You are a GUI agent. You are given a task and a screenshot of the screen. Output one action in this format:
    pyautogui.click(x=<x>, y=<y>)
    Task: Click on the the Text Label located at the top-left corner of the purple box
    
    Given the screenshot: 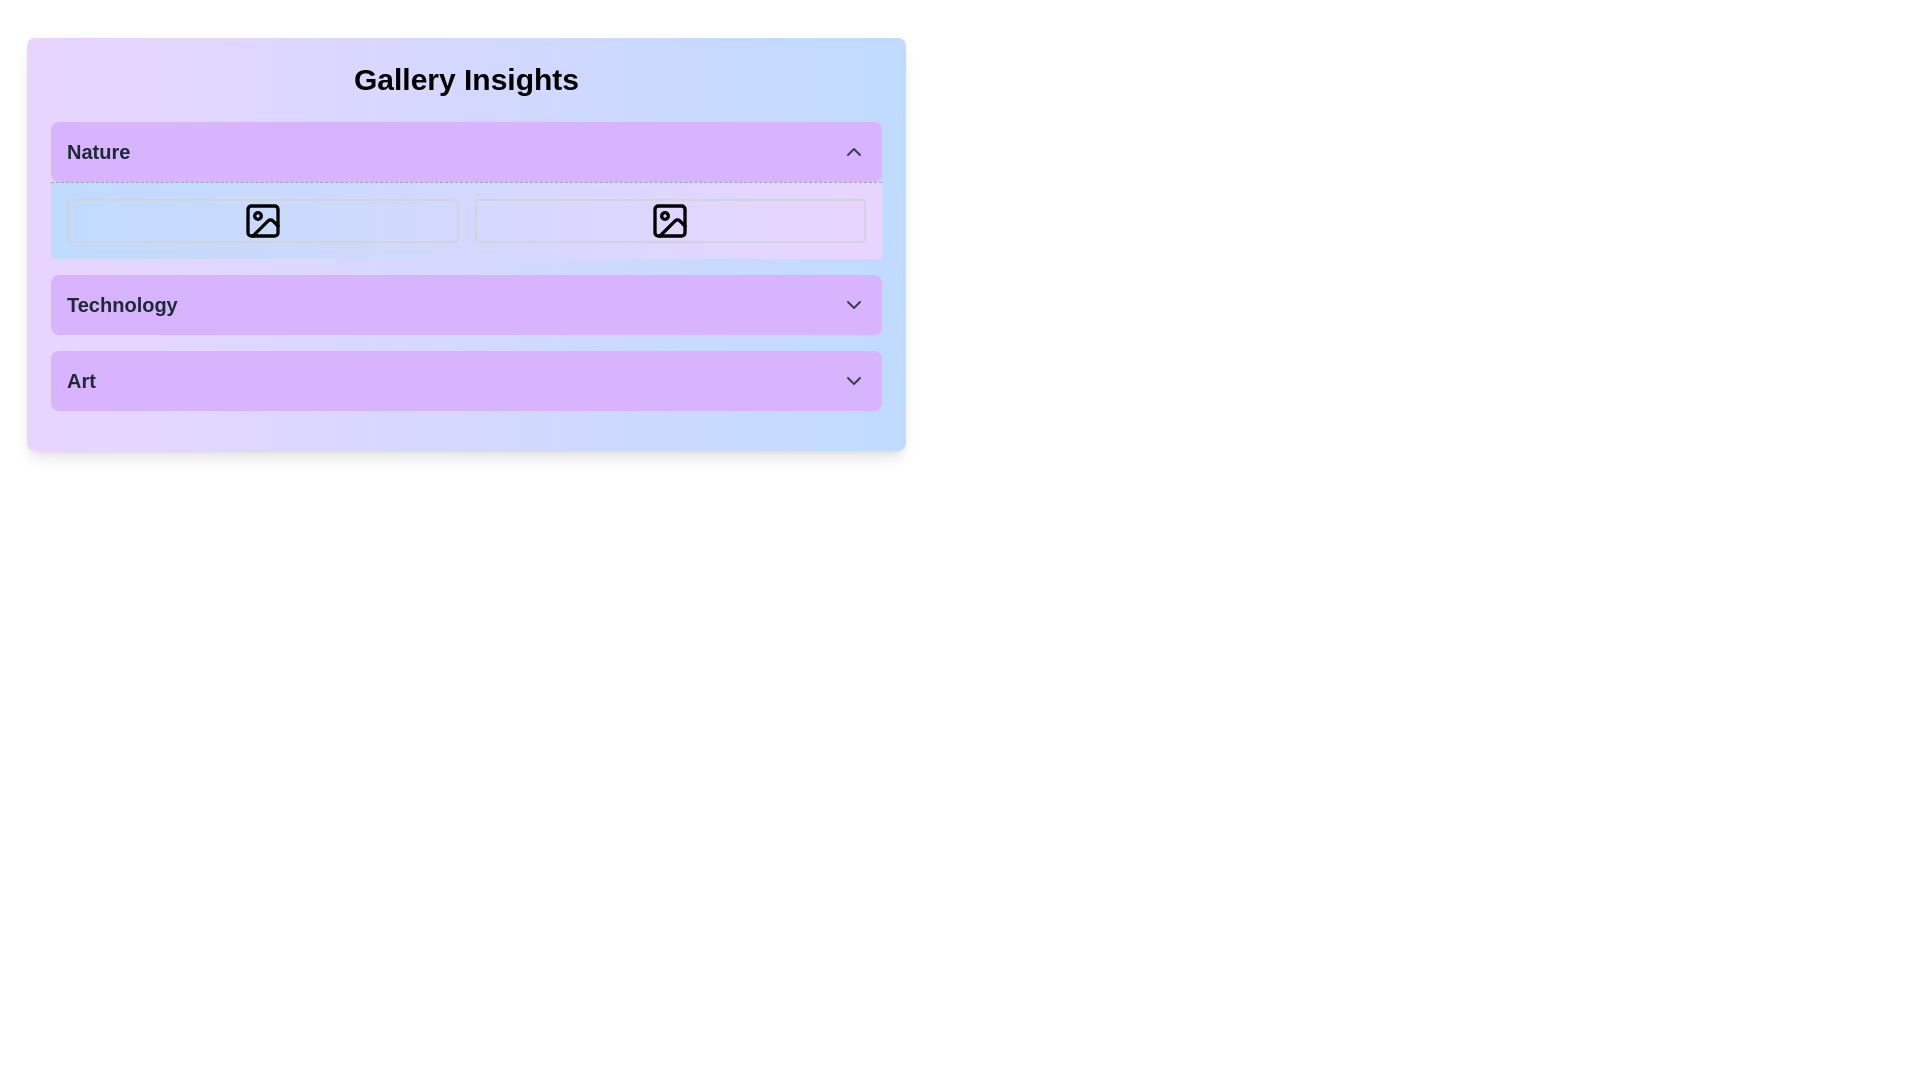 What is the action you would take?
    pyautogui.click(x=97, y=150)
    